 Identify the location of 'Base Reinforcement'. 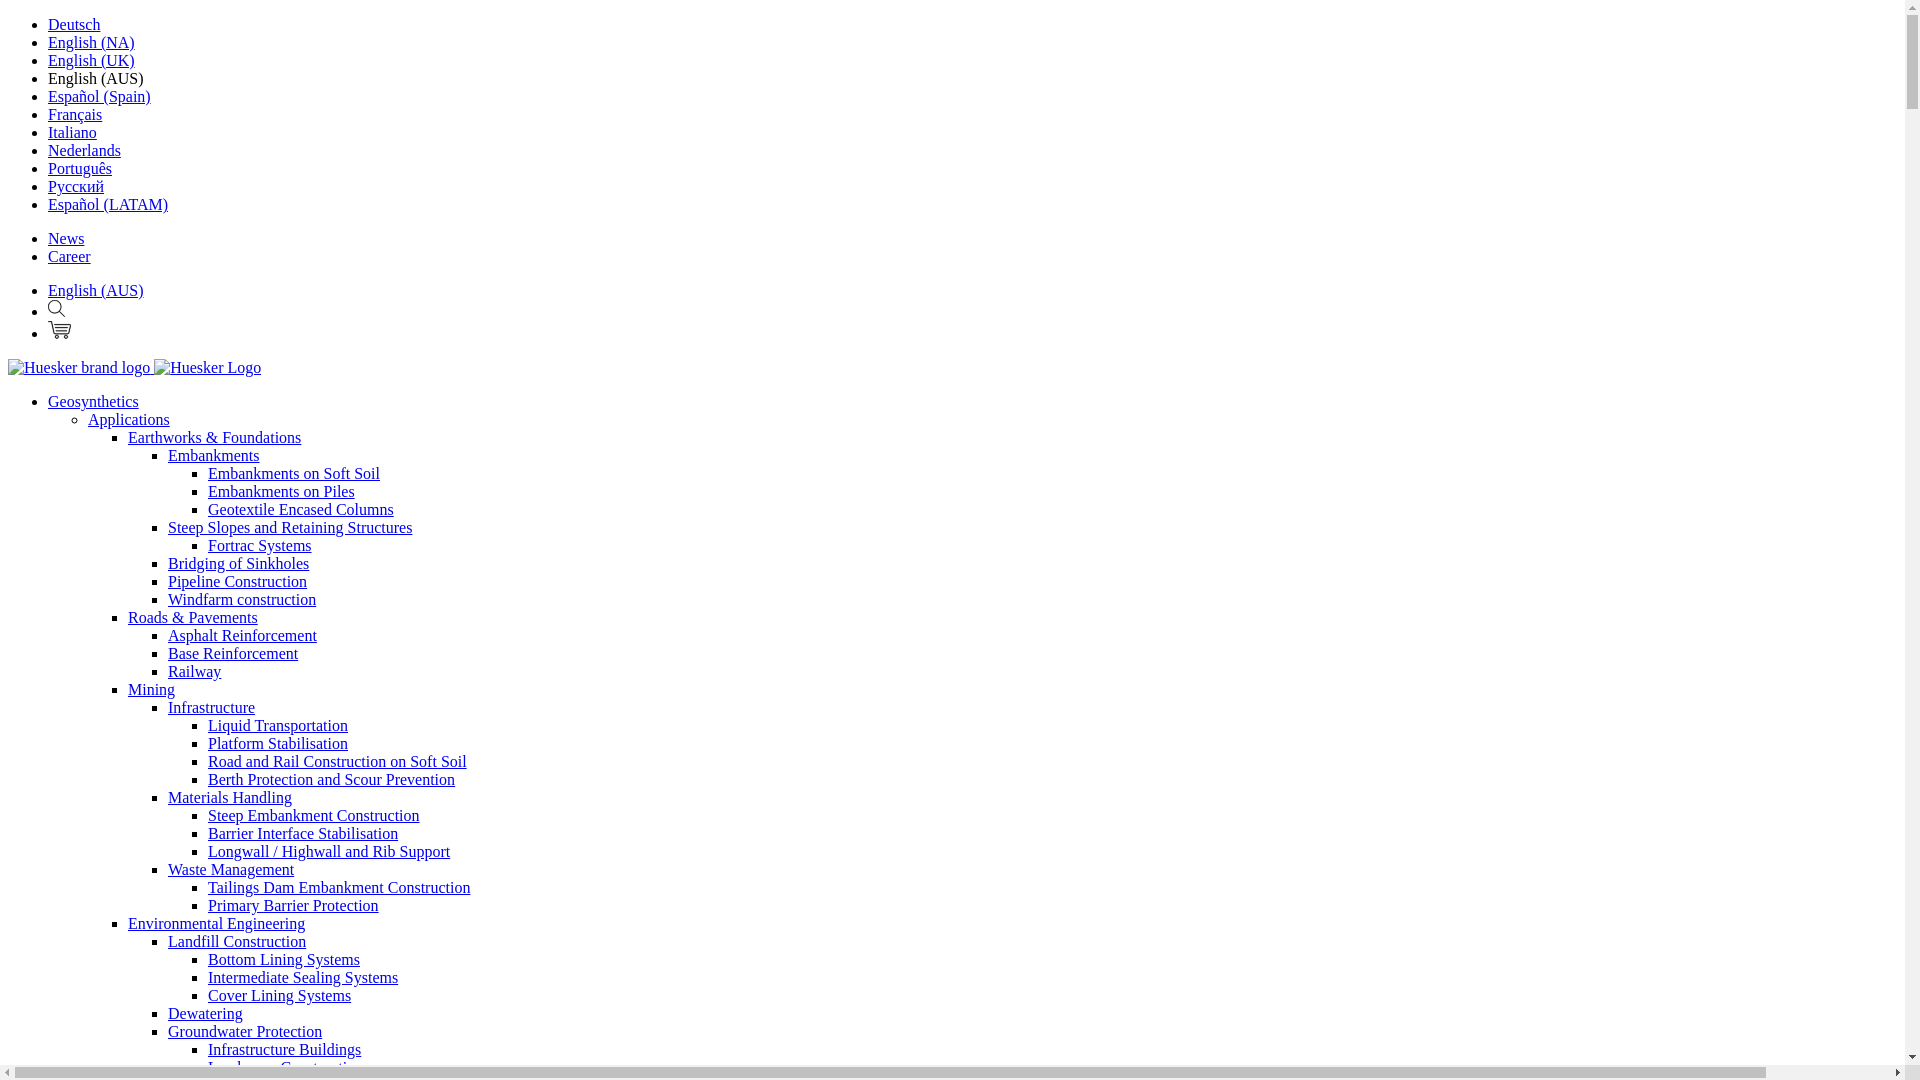
(233, 653).